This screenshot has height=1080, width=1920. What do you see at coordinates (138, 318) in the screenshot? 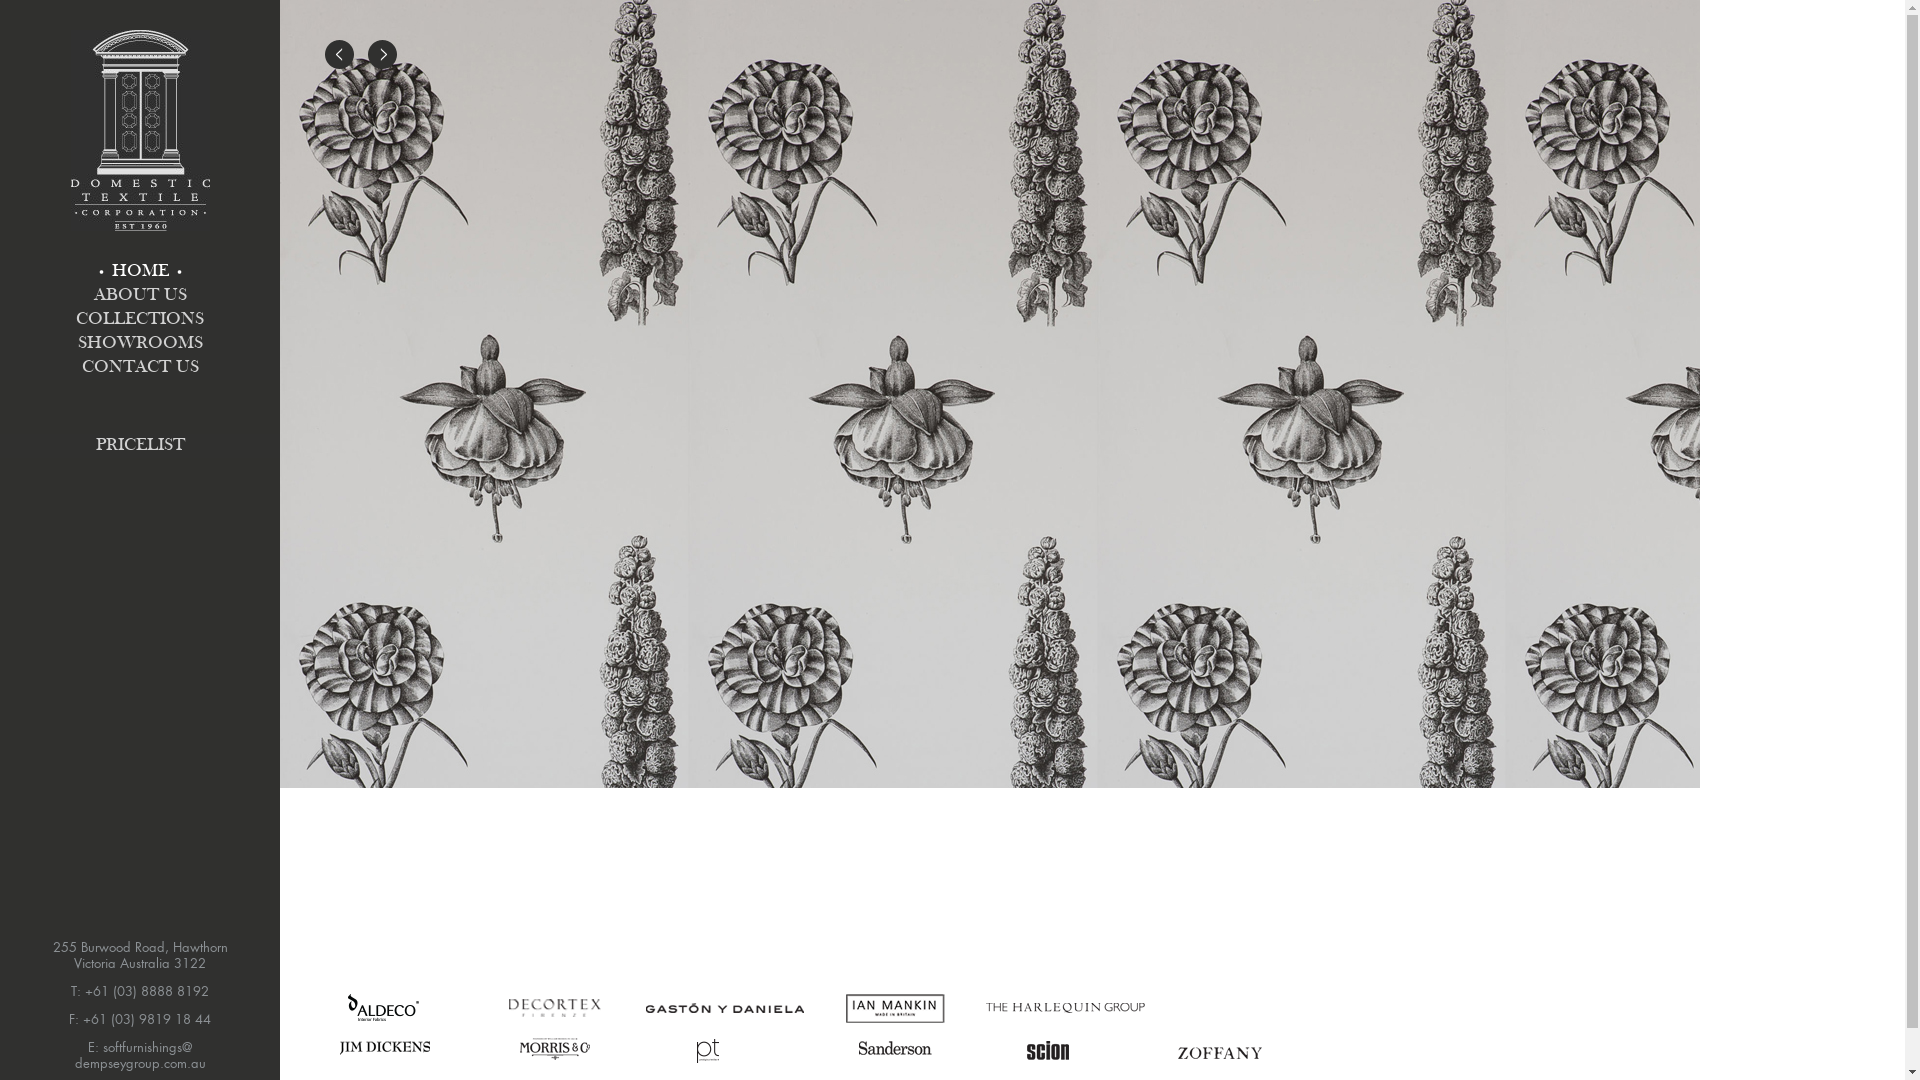
I see `' COLLECTIONS '` at bounding box center [138, 318].